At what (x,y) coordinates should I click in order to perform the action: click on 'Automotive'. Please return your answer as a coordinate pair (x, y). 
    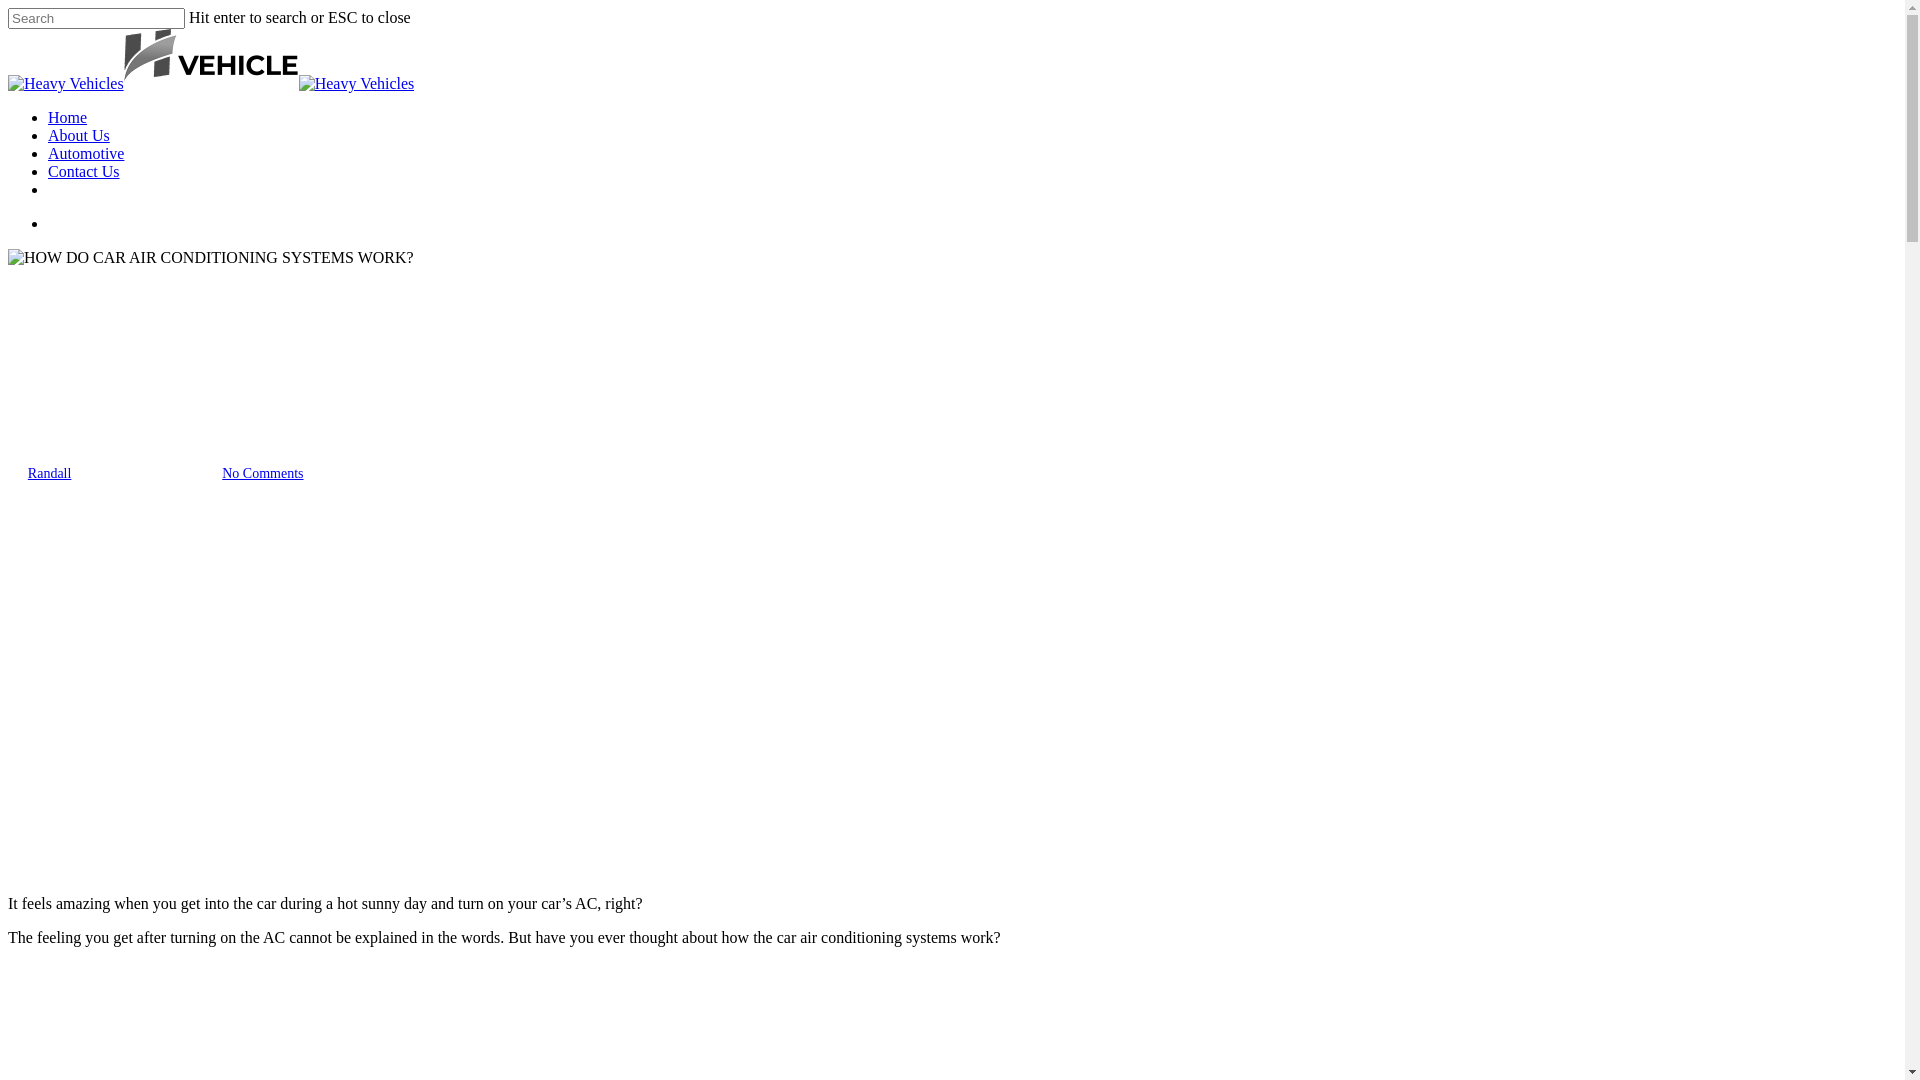
    Looking at the image, I should click on (85, 152).